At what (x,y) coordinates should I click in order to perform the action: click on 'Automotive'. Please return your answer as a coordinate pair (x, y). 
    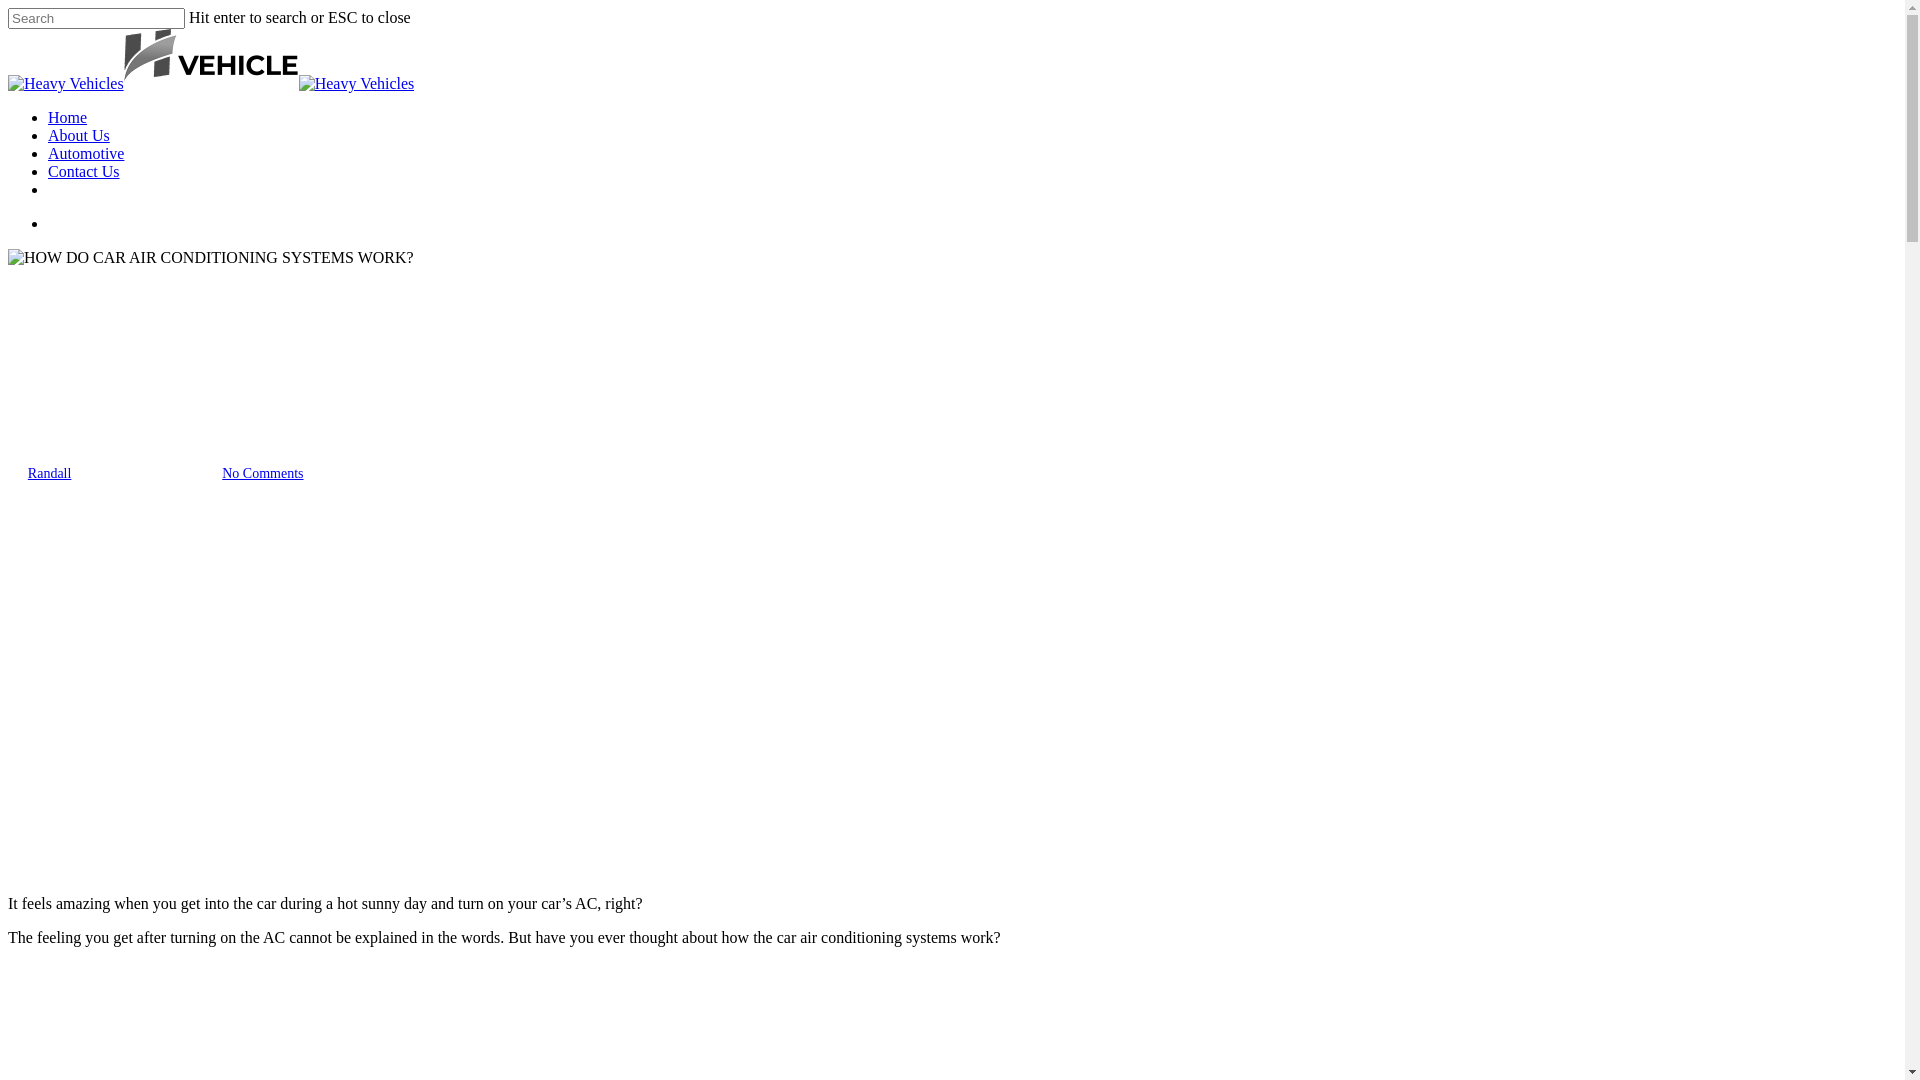
    Looking at the image, I should click on (85, 152).